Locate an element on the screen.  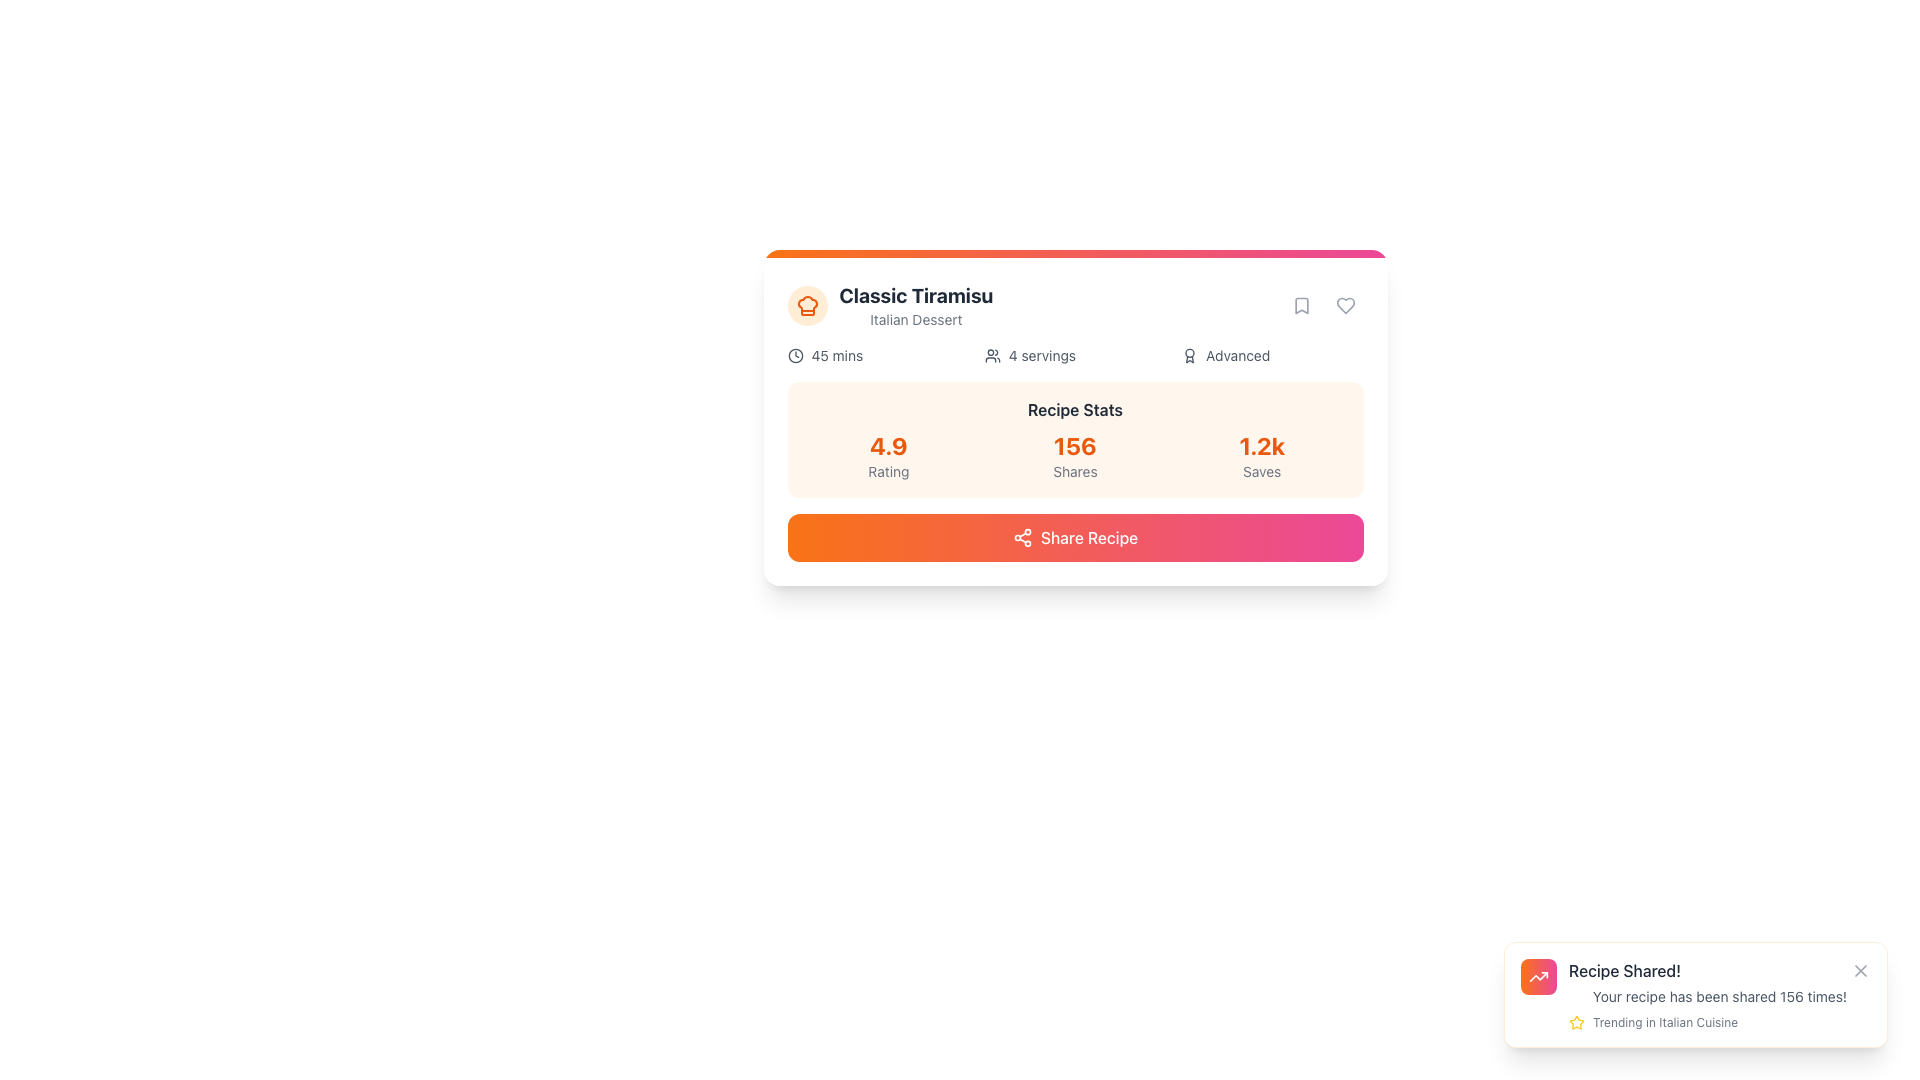
the static text label reading 'Saves', which is located in the bottom-right section of the 'Recipe Stats' area beneath the bold text '1.2k' is located at coordinates (1261, 471).